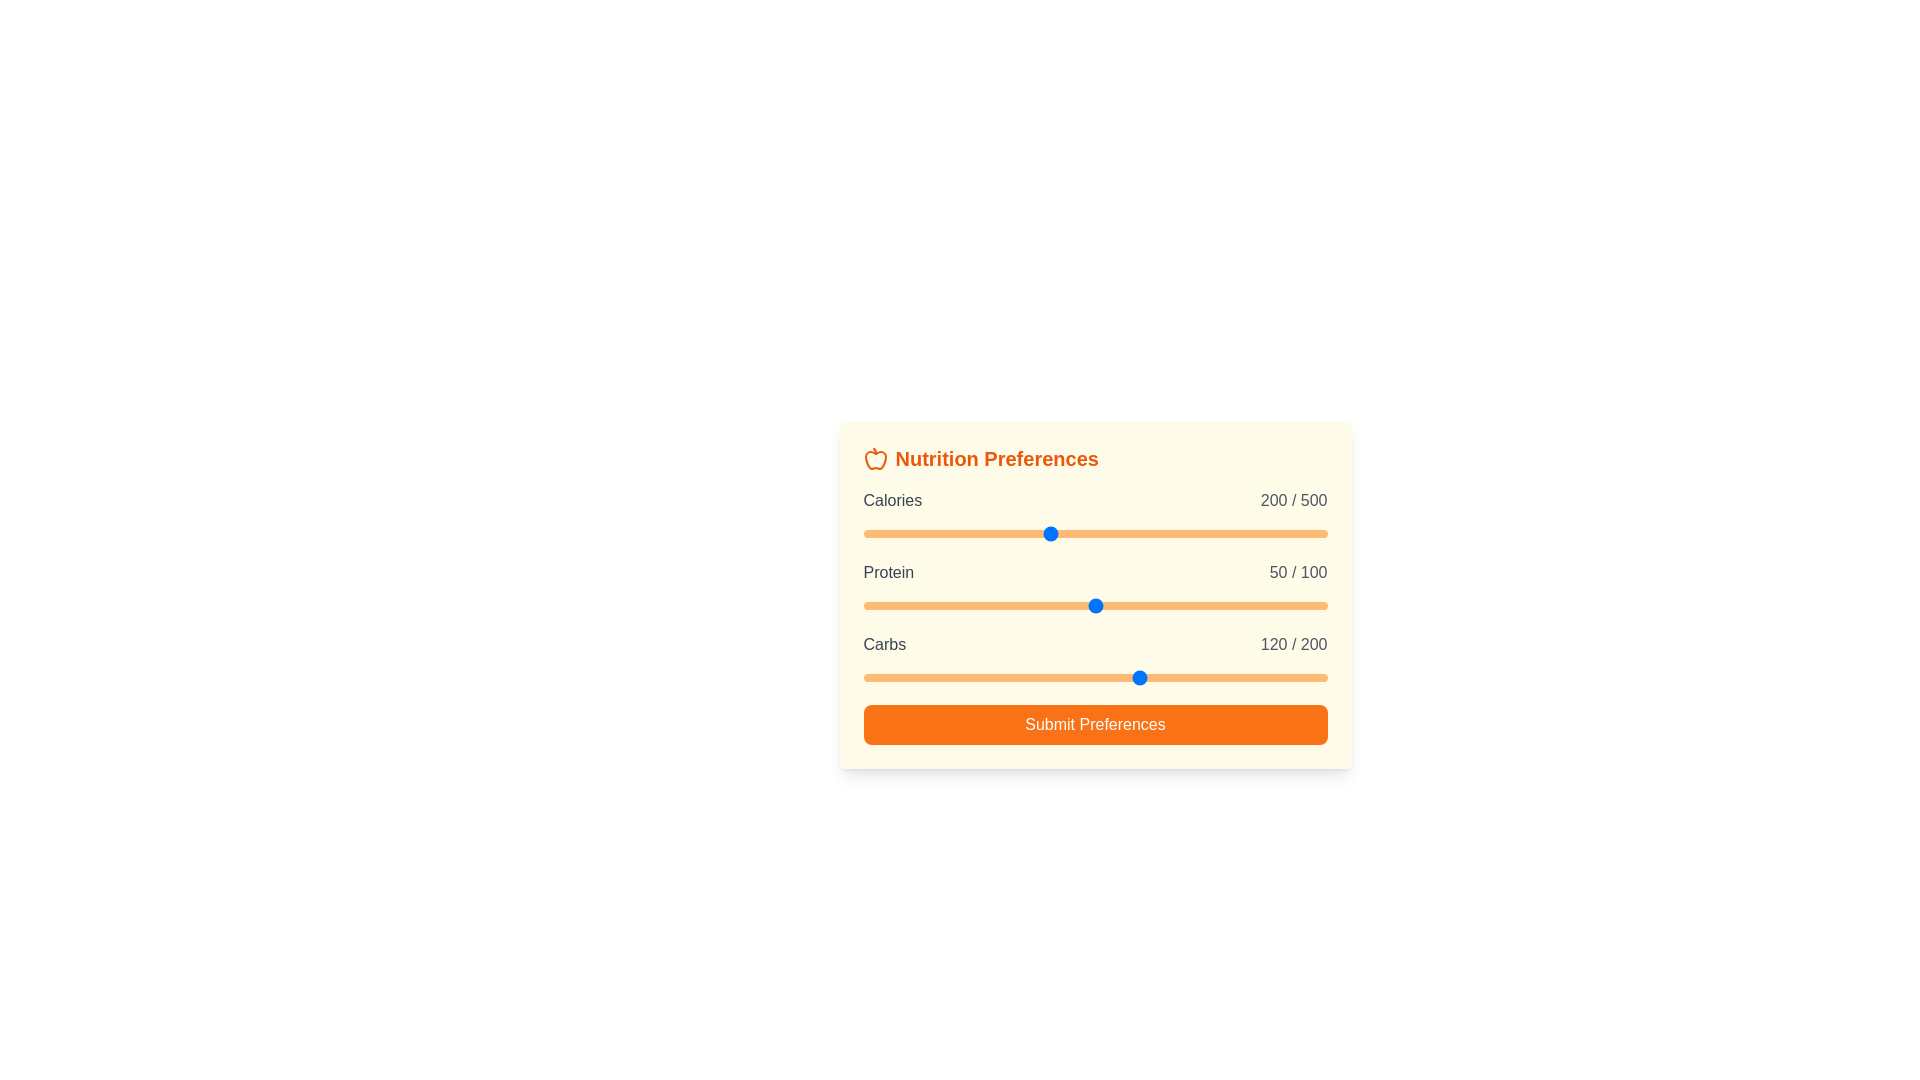 The image size is (1920, 1080). Describe the element at coordinates (1298, 573) in the screenshot. I see `the static text label displaying '50 / 100' for the 'Protein' category, which is positioned to the right of the 'Protein' label` at that location.